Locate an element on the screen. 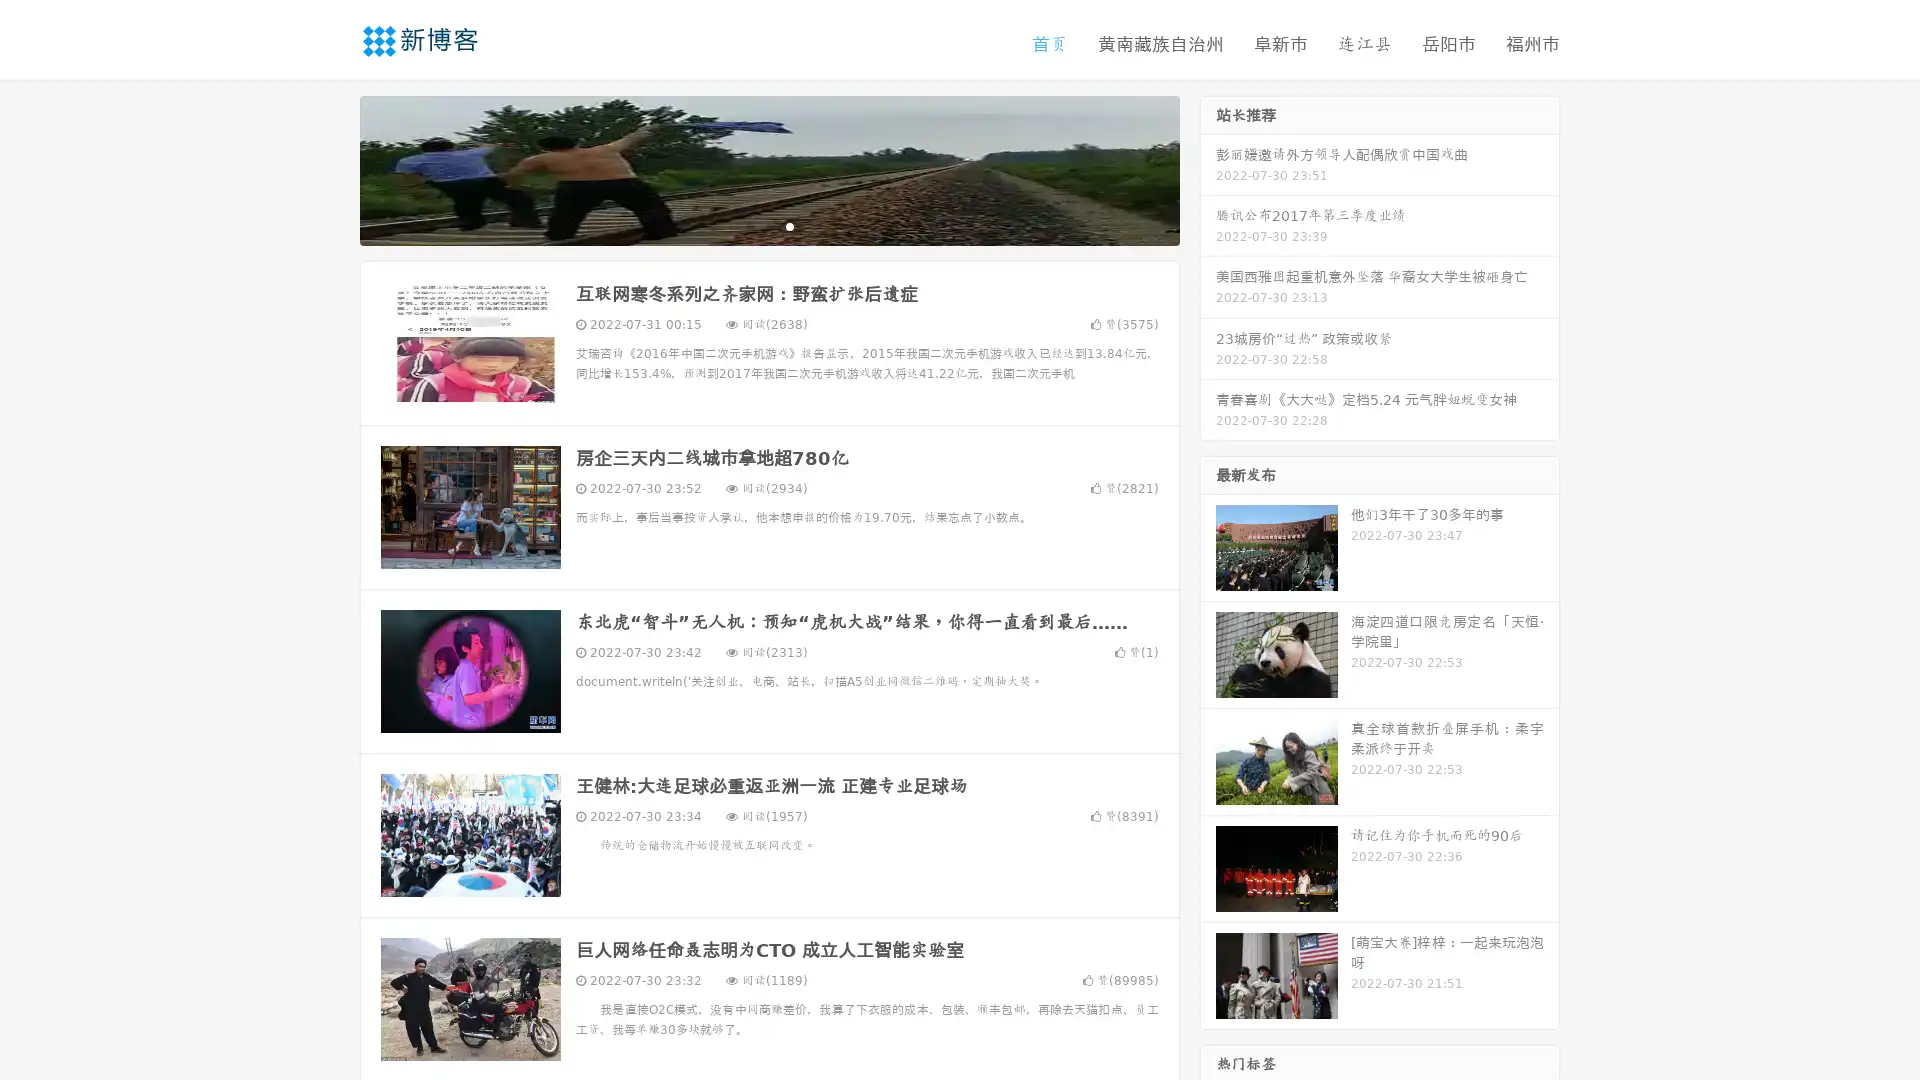 The width and height of the screenshot is (1920, 1080). Next slide is located at coordinates (1208, 168).